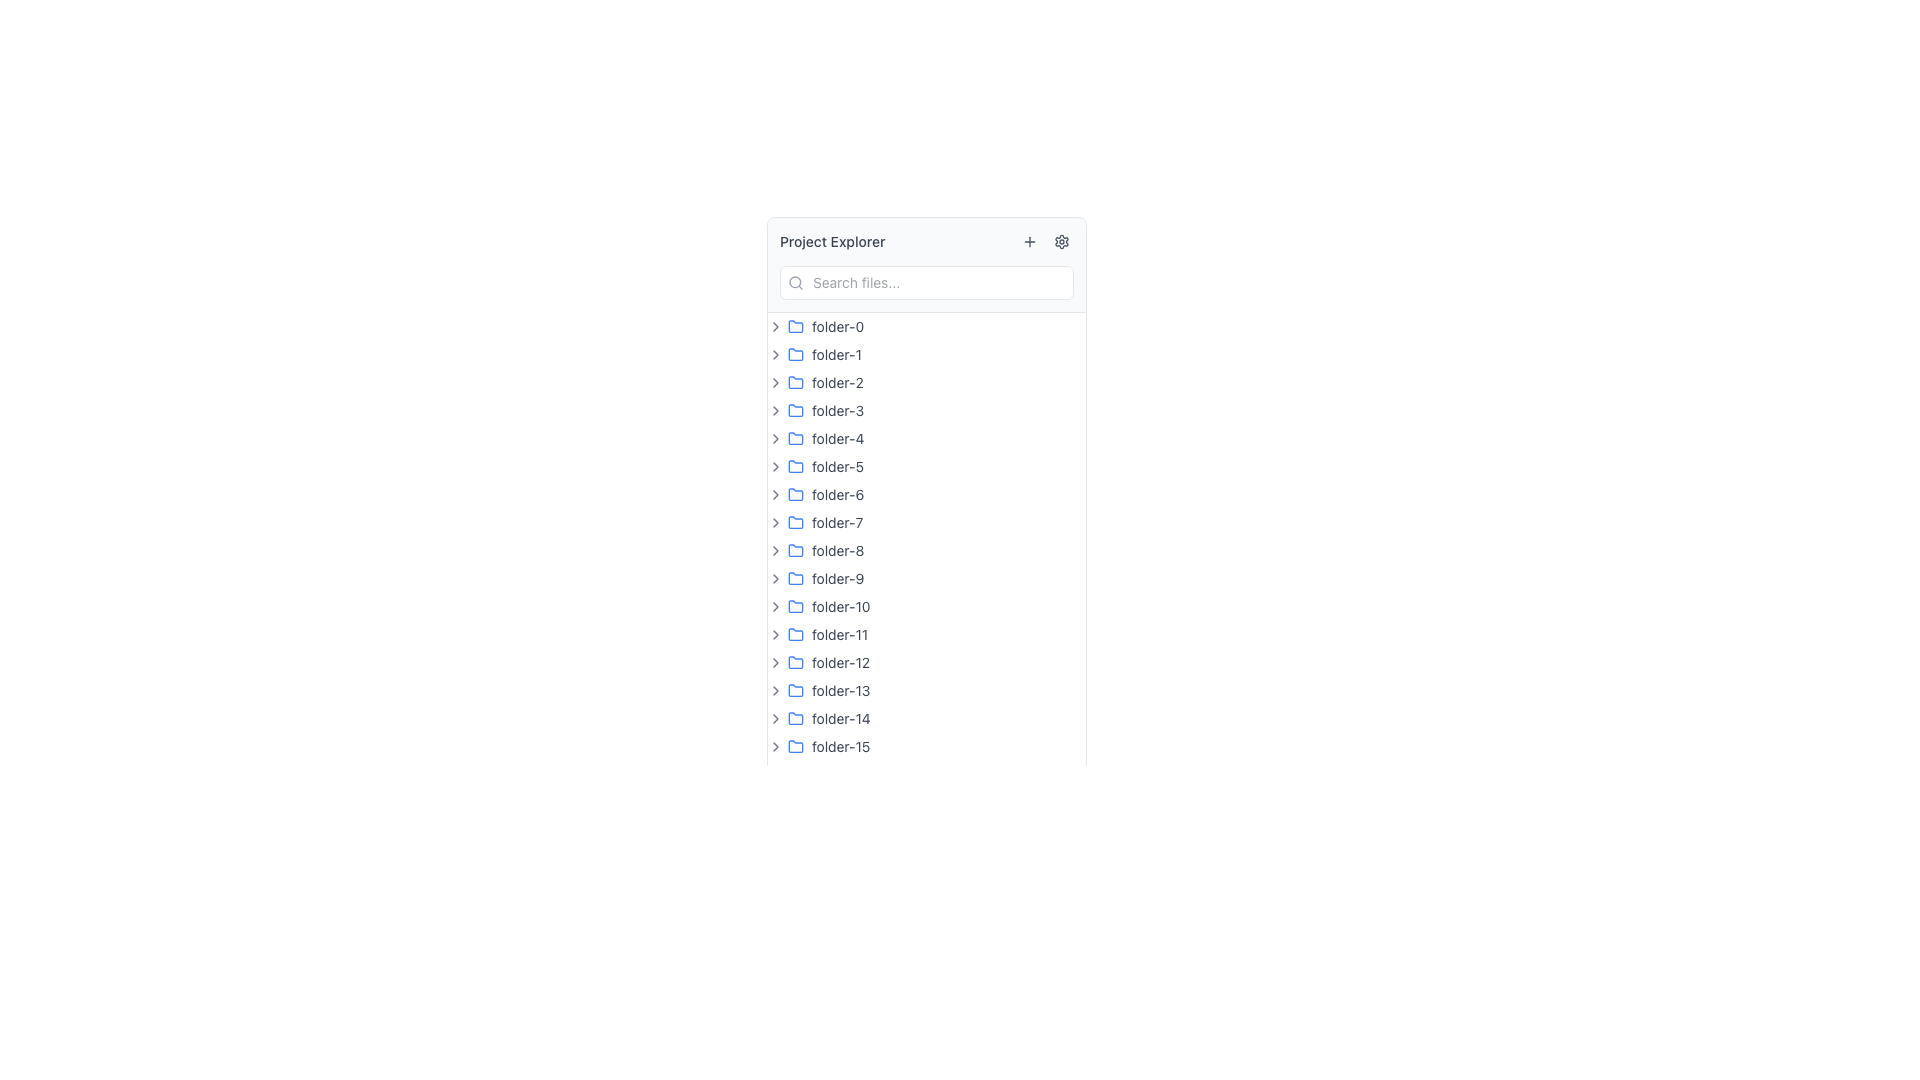  I want to click on the icon representing the 'folder-8', so click(795, 551).